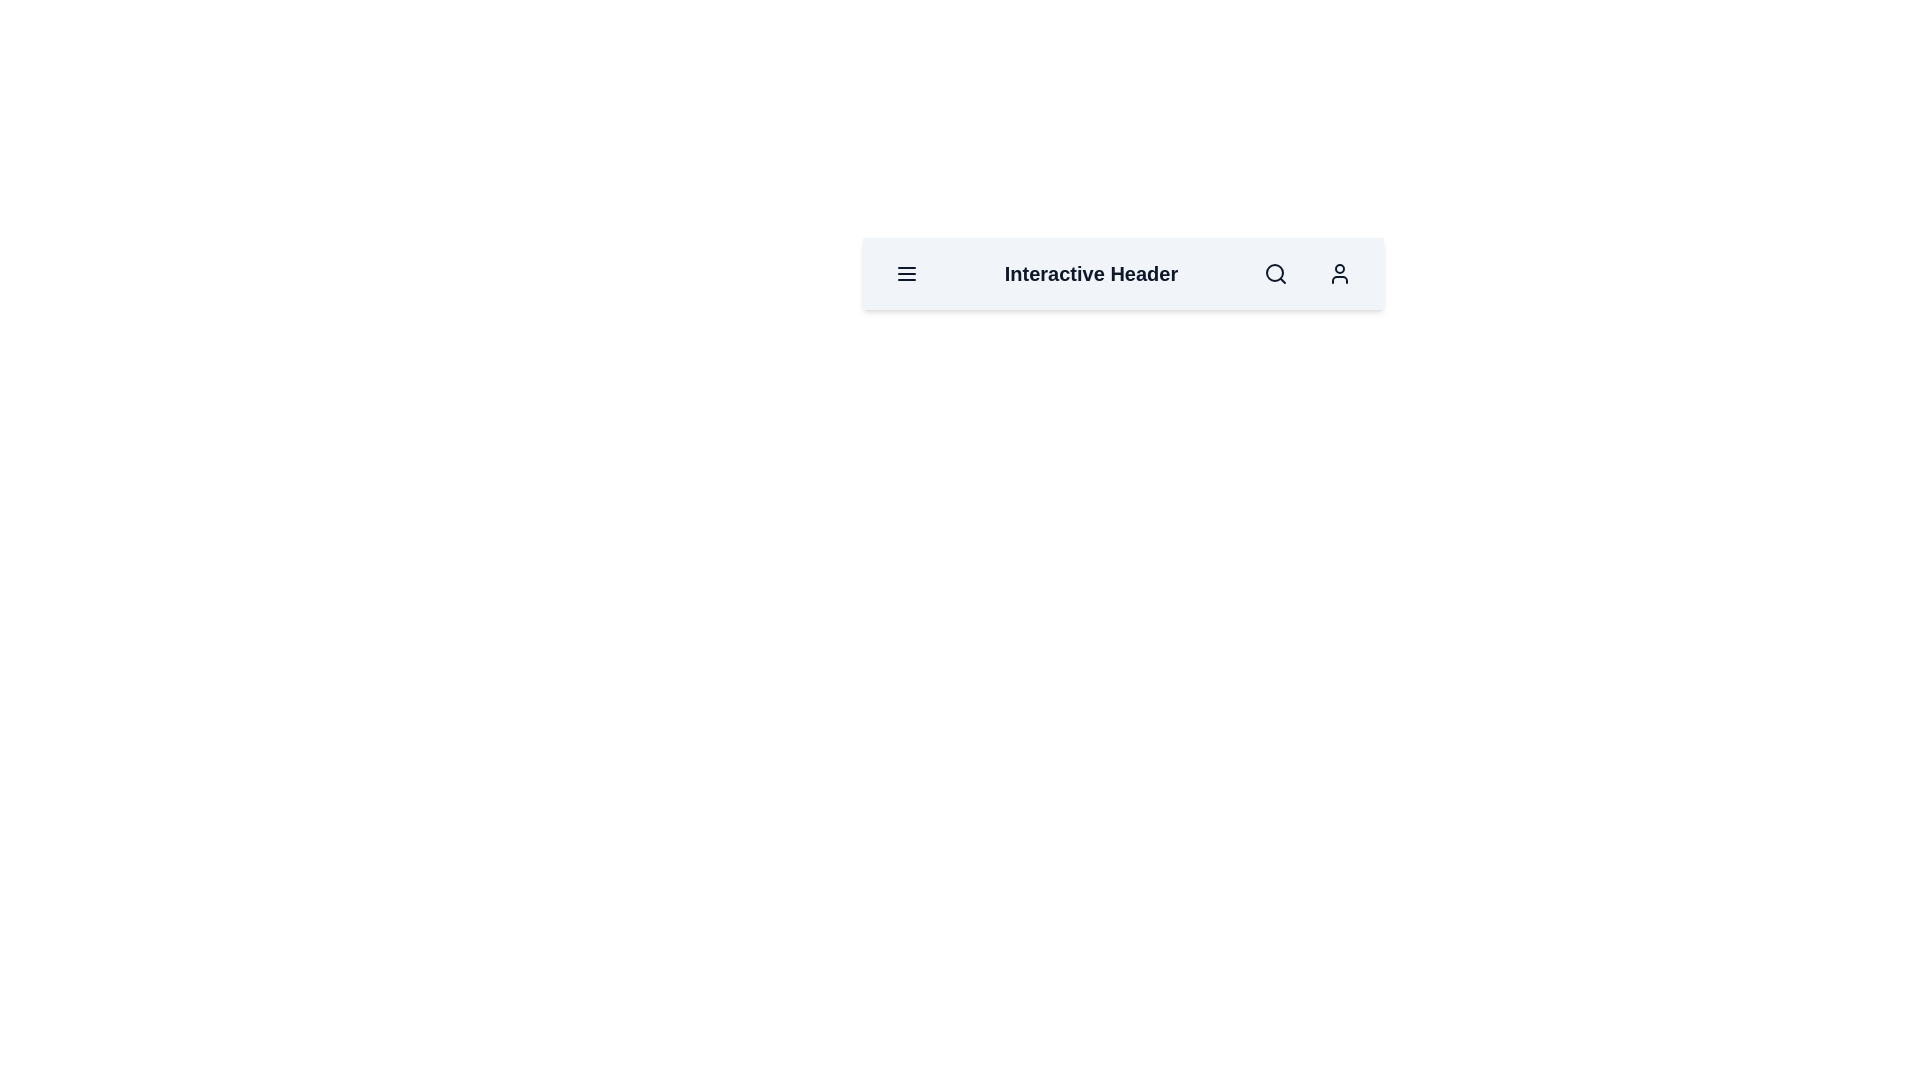 The height and width of the screenshot is (1080, 1920). Describe the element at coordinates (1275, 273) in the screenshot. I see `the button that toggles between dark and light modes` at that location.